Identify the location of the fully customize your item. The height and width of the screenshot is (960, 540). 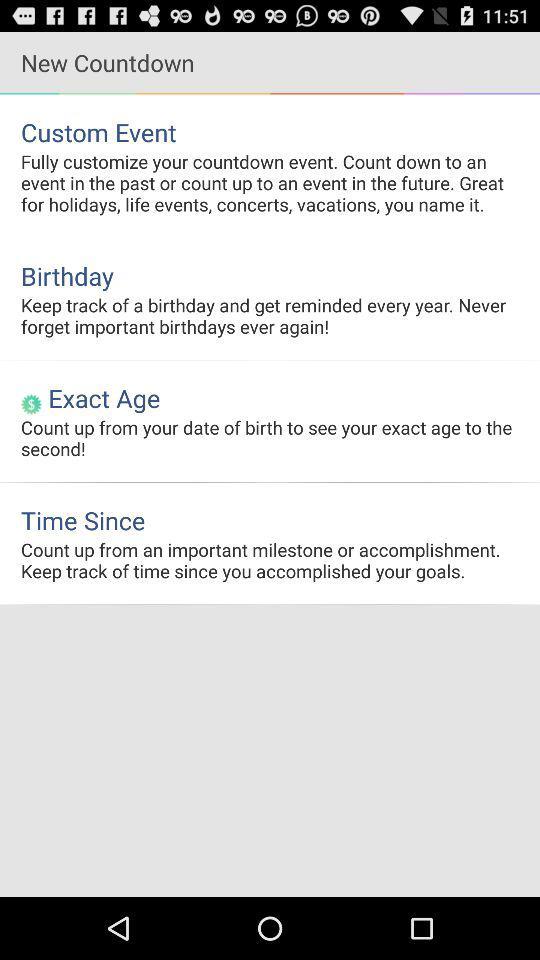
(270, 182).